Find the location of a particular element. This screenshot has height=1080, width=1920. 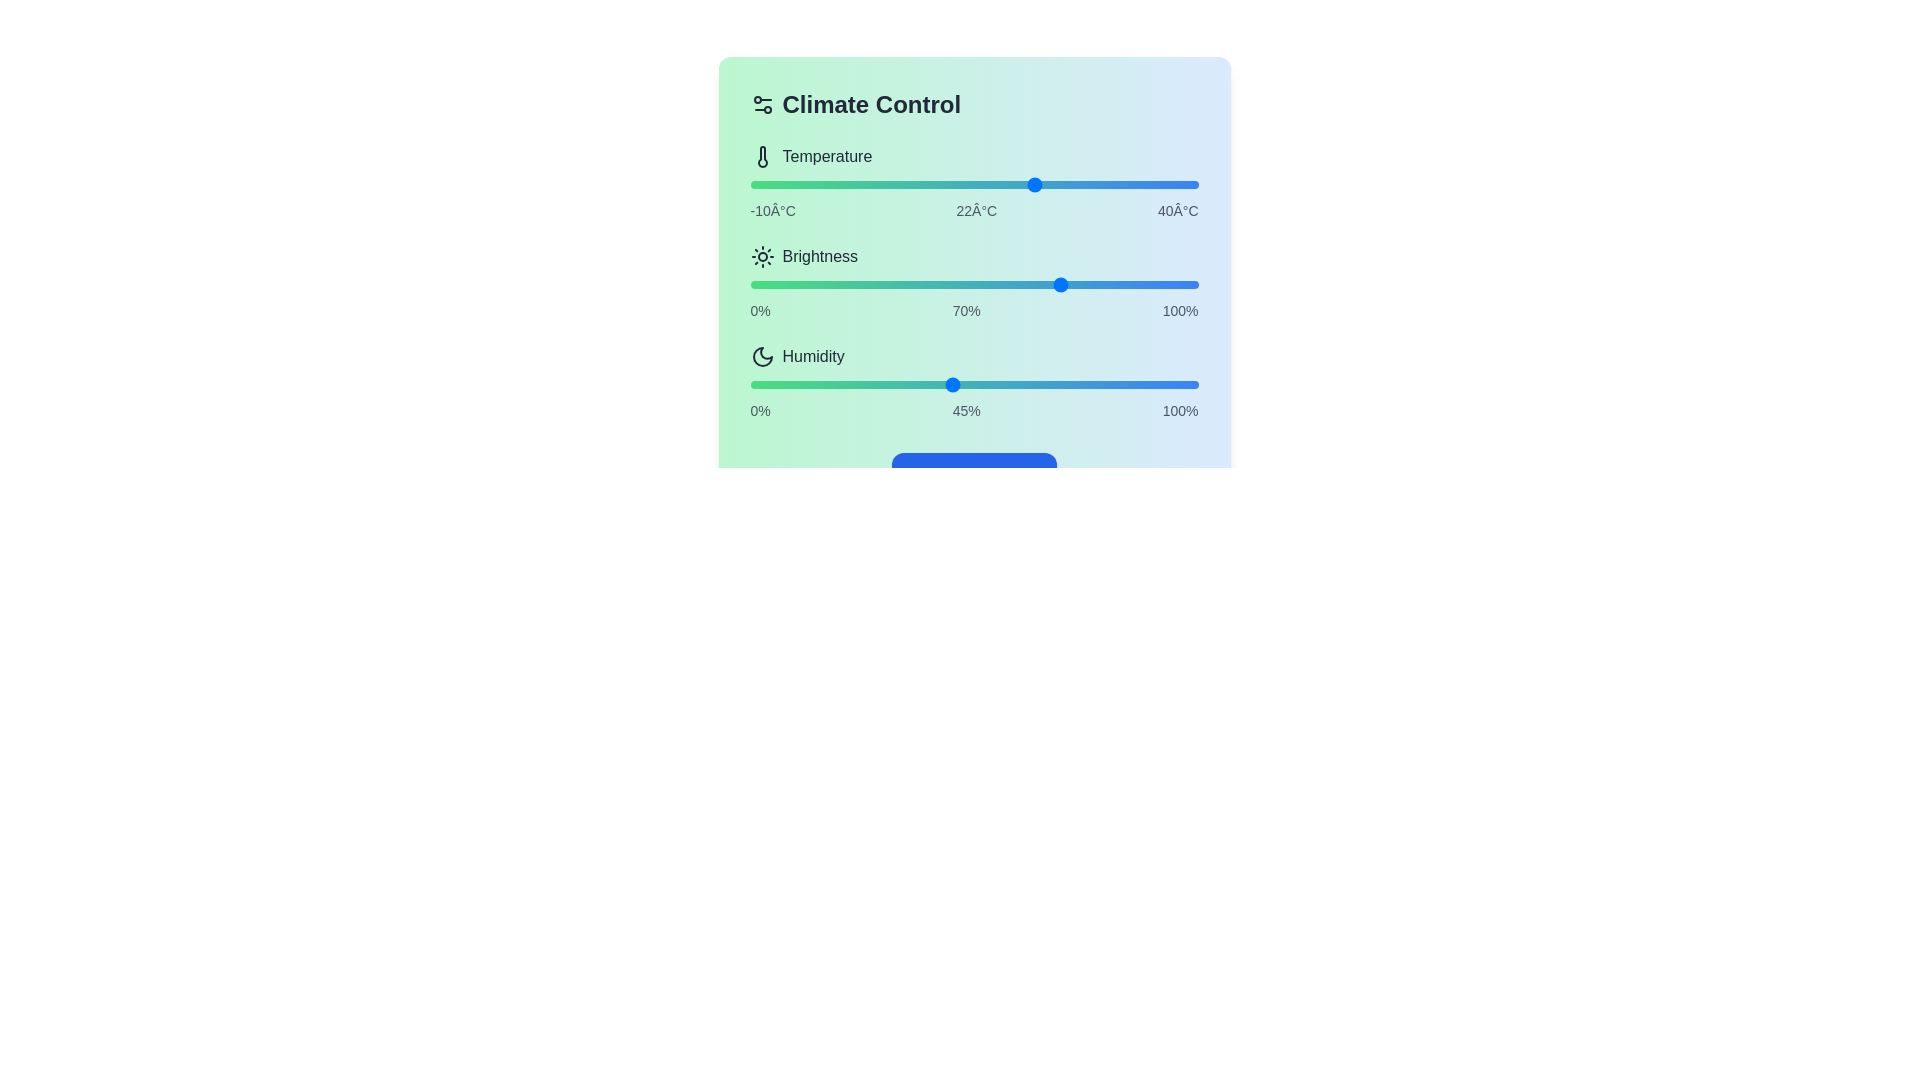

the humidity level is located at coordinates (965, 385).